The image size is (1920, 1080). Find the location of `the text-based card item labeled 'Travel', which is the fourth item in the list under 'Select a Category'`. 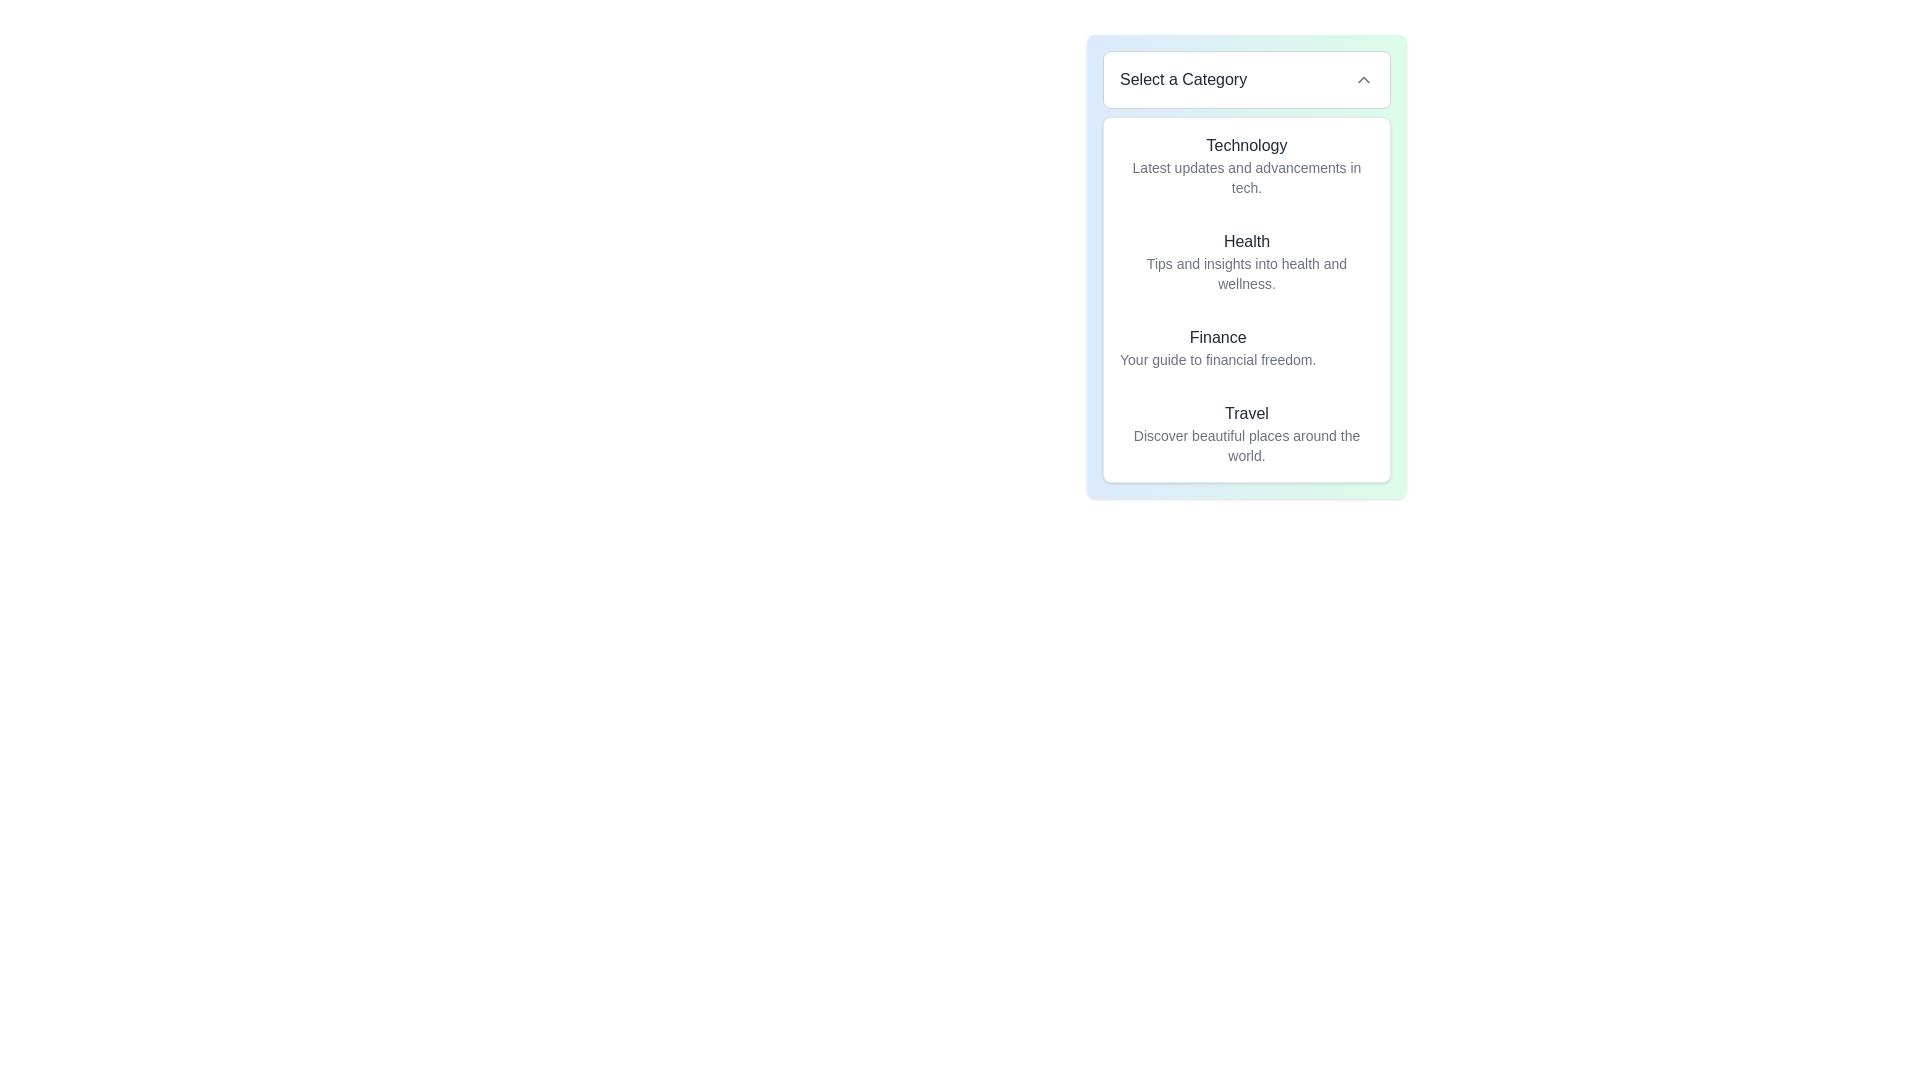

the text-based card item labeled 'Travel', which is the fourth item in the list under 'Select a Category' is located at coordinates (1246, 433).